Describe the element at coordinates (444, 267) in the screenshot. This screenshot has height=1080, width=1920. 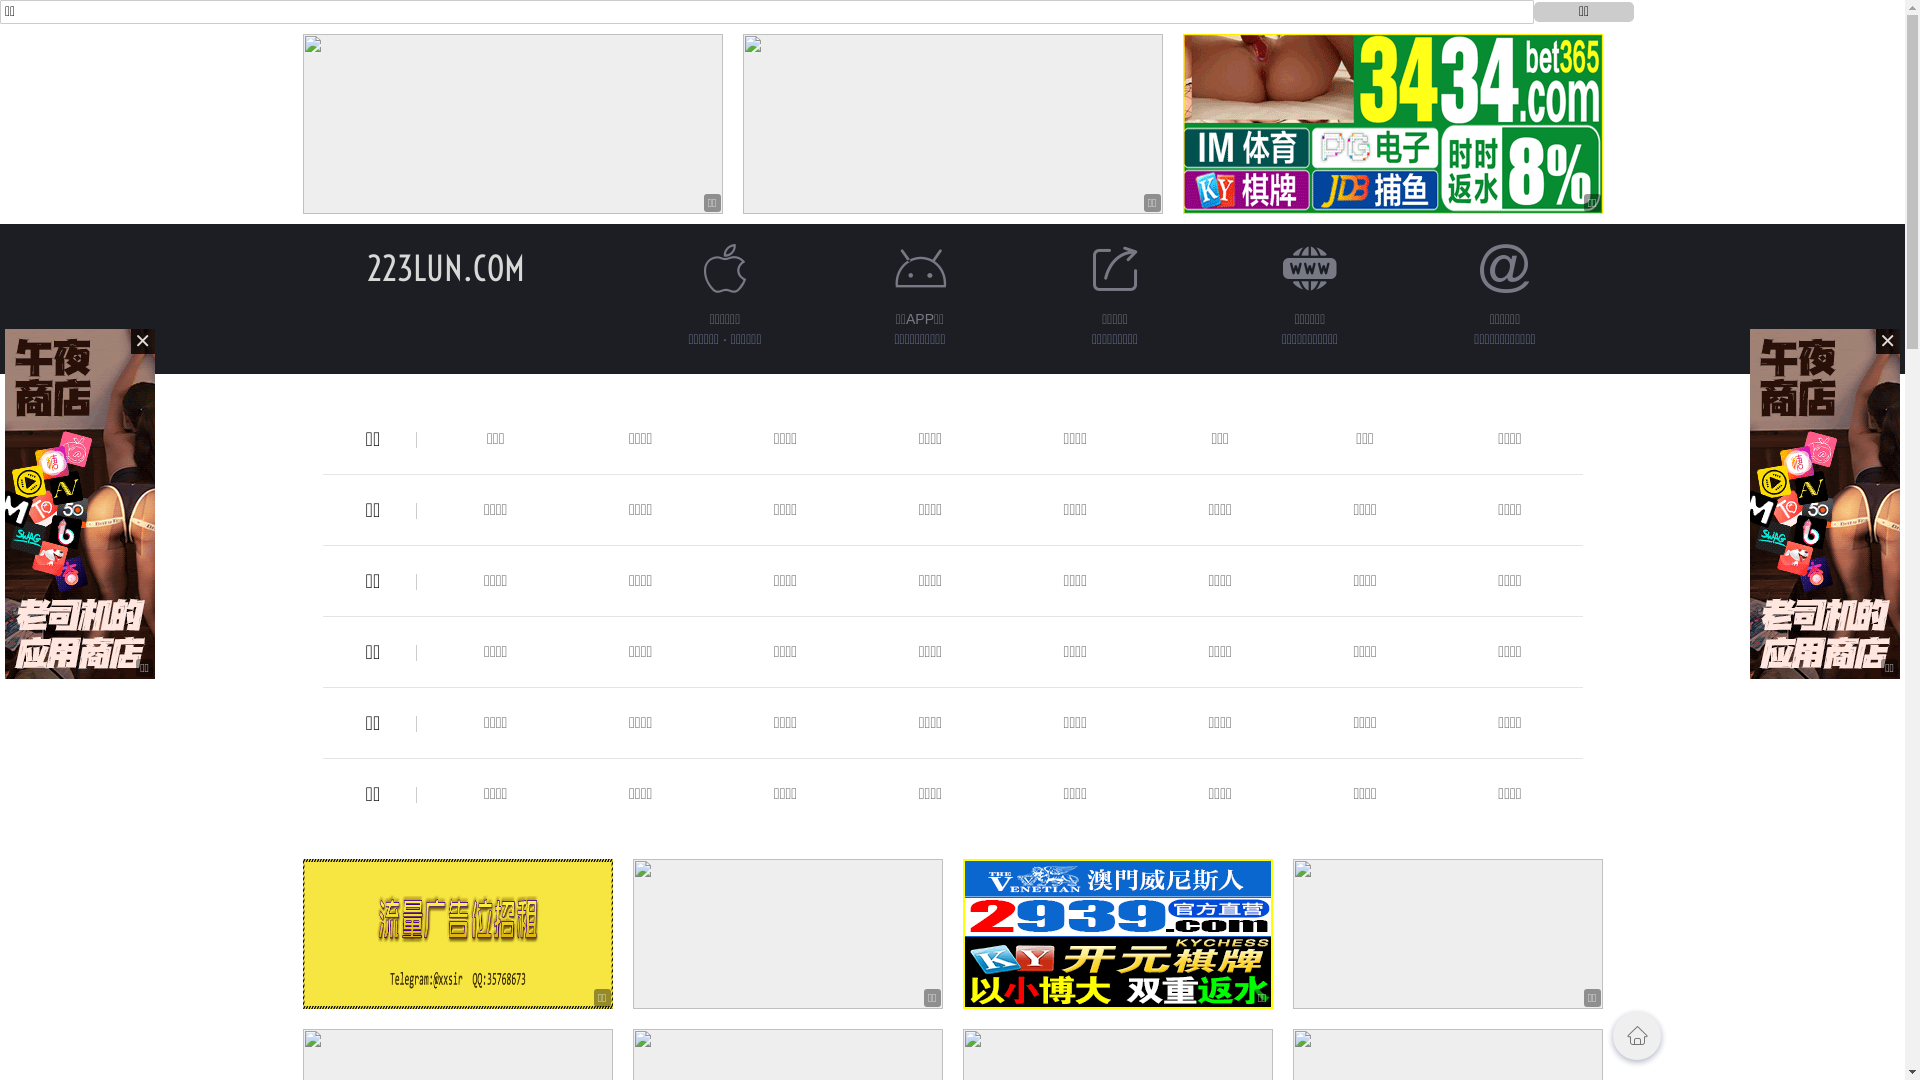
I see `'223LUN.COM'` at that location.